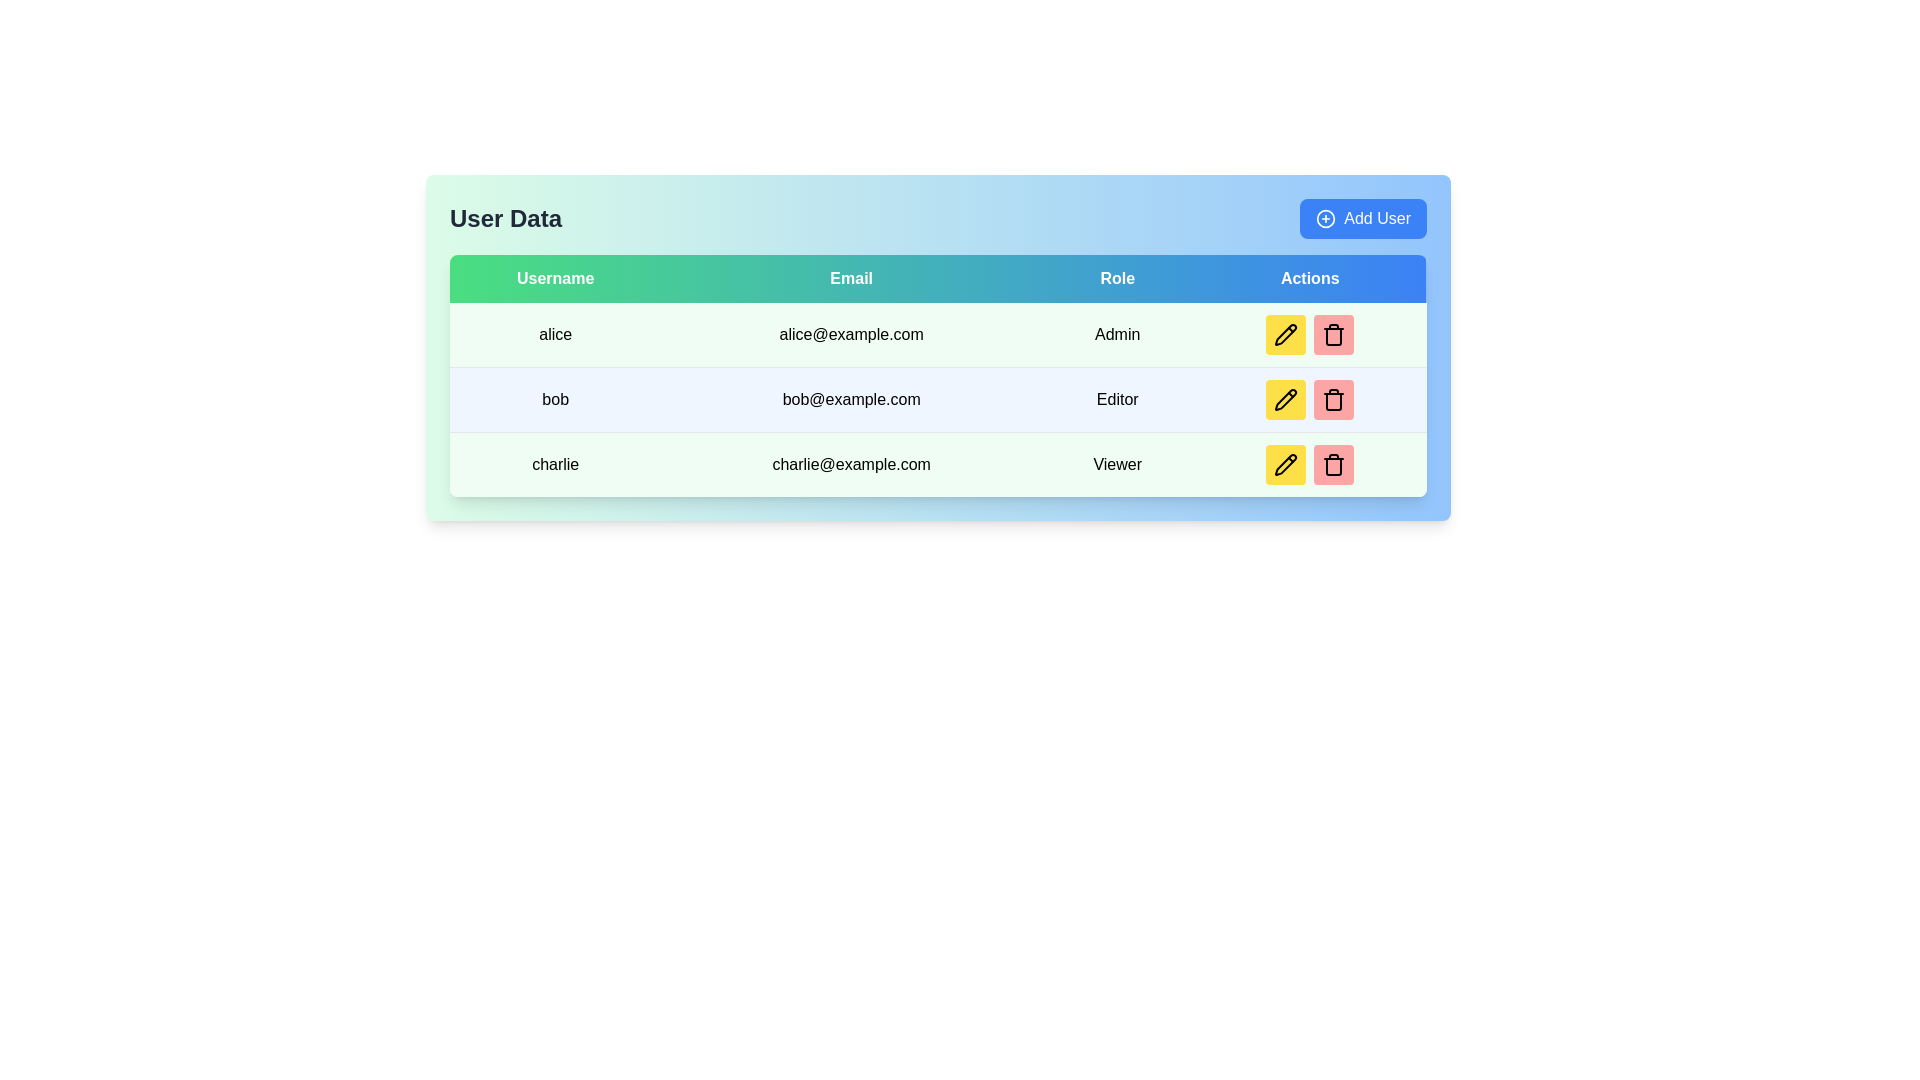 This screenshot has height=1080, width=1920. Describe the element at coordinates (851, 400) in the screenshot. I see `the text label displaying the email address for user 'bob' located in the second row of the table within the 'Email' column` at that location.